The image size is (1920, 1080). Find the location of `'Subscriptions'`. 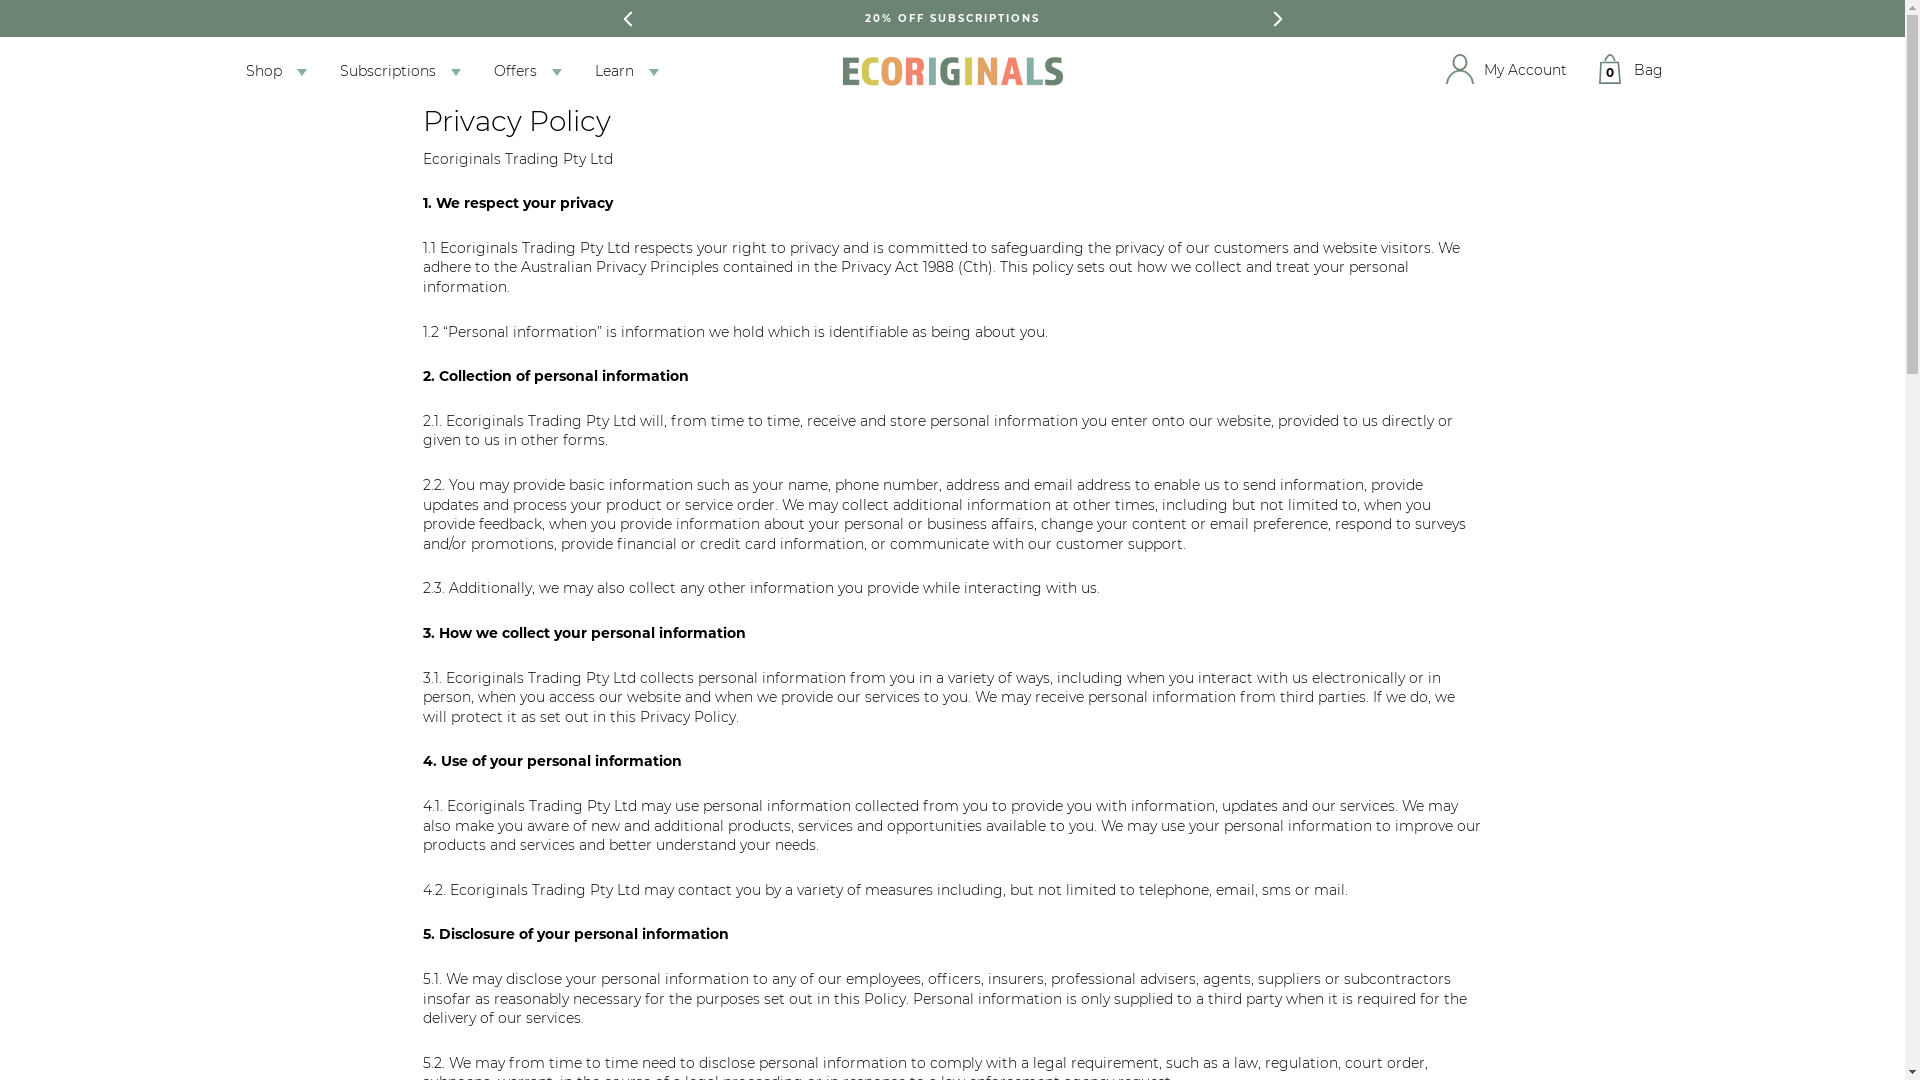

'Subscriptions' is located at coordinates (324, 70).